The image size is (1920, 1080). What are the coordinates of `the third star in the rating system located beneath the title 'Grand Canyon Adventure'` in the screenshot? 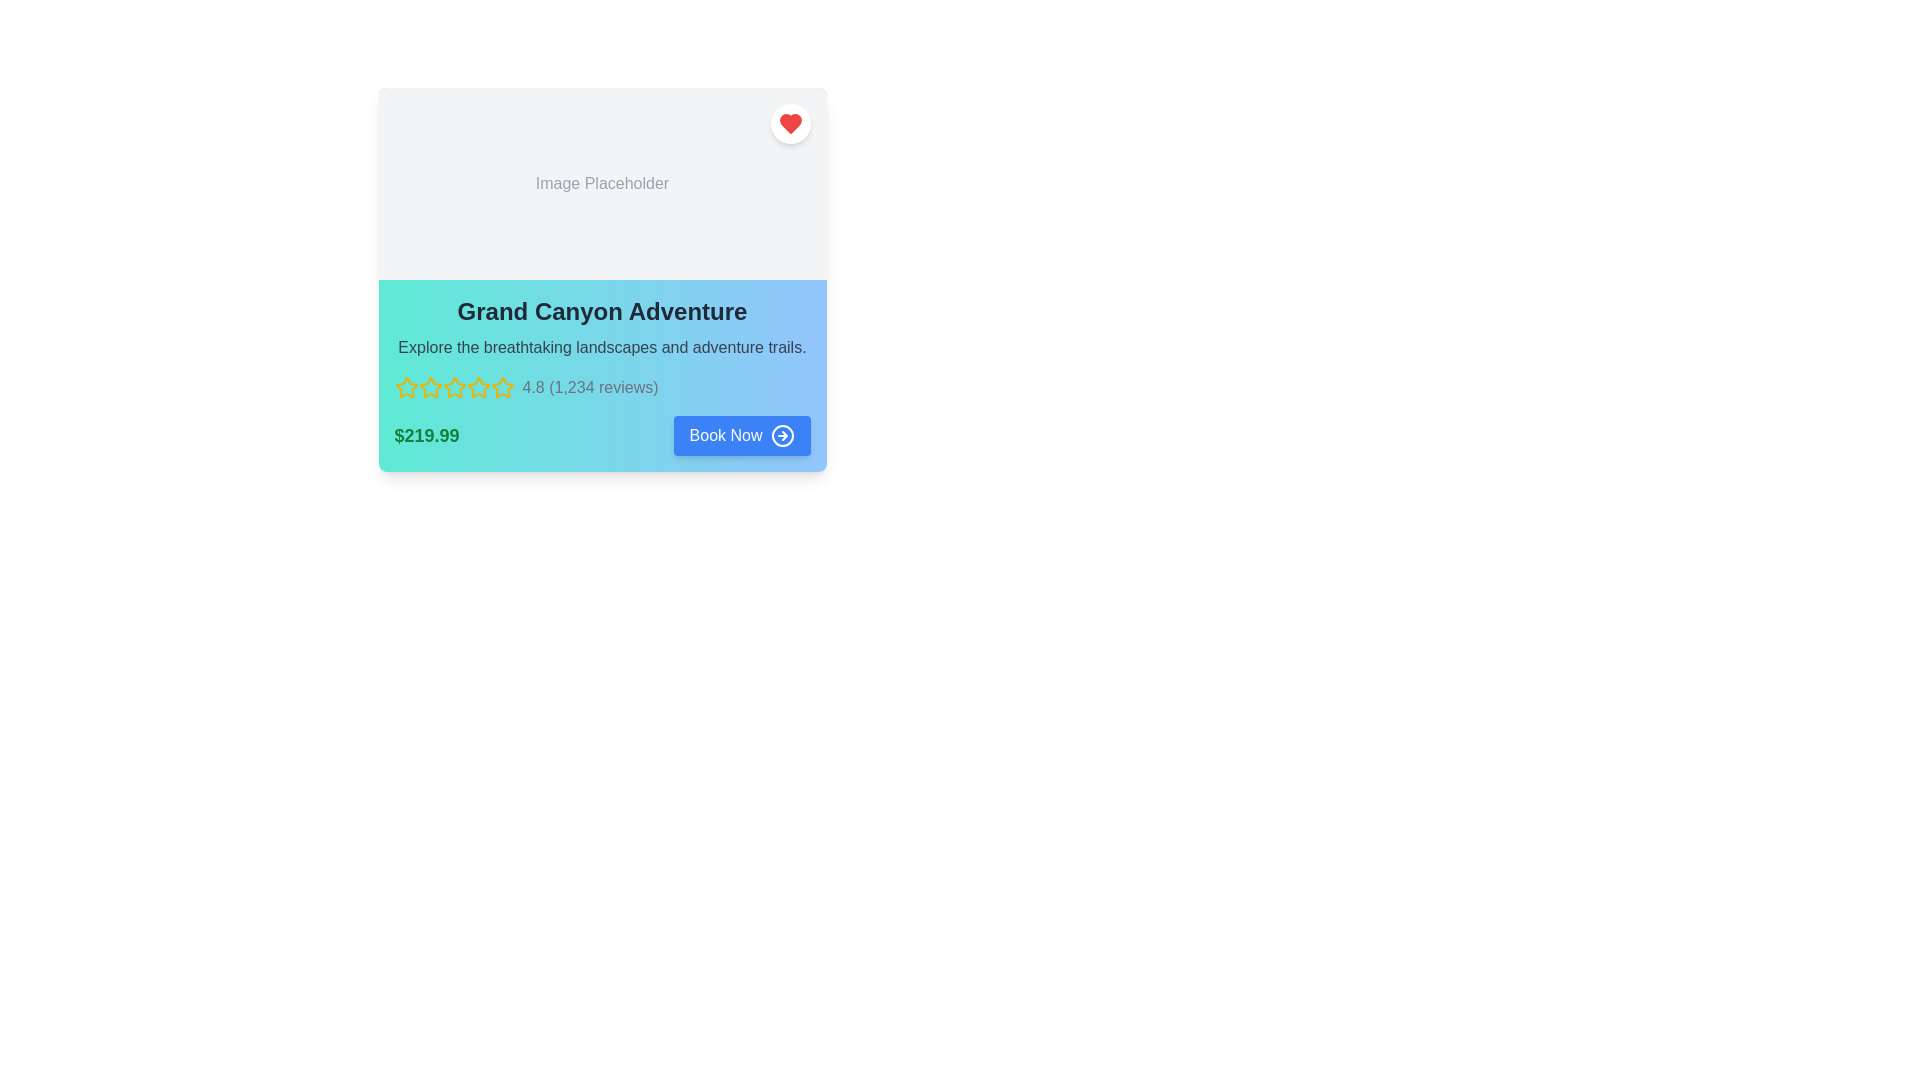 It's located at (477, 387).